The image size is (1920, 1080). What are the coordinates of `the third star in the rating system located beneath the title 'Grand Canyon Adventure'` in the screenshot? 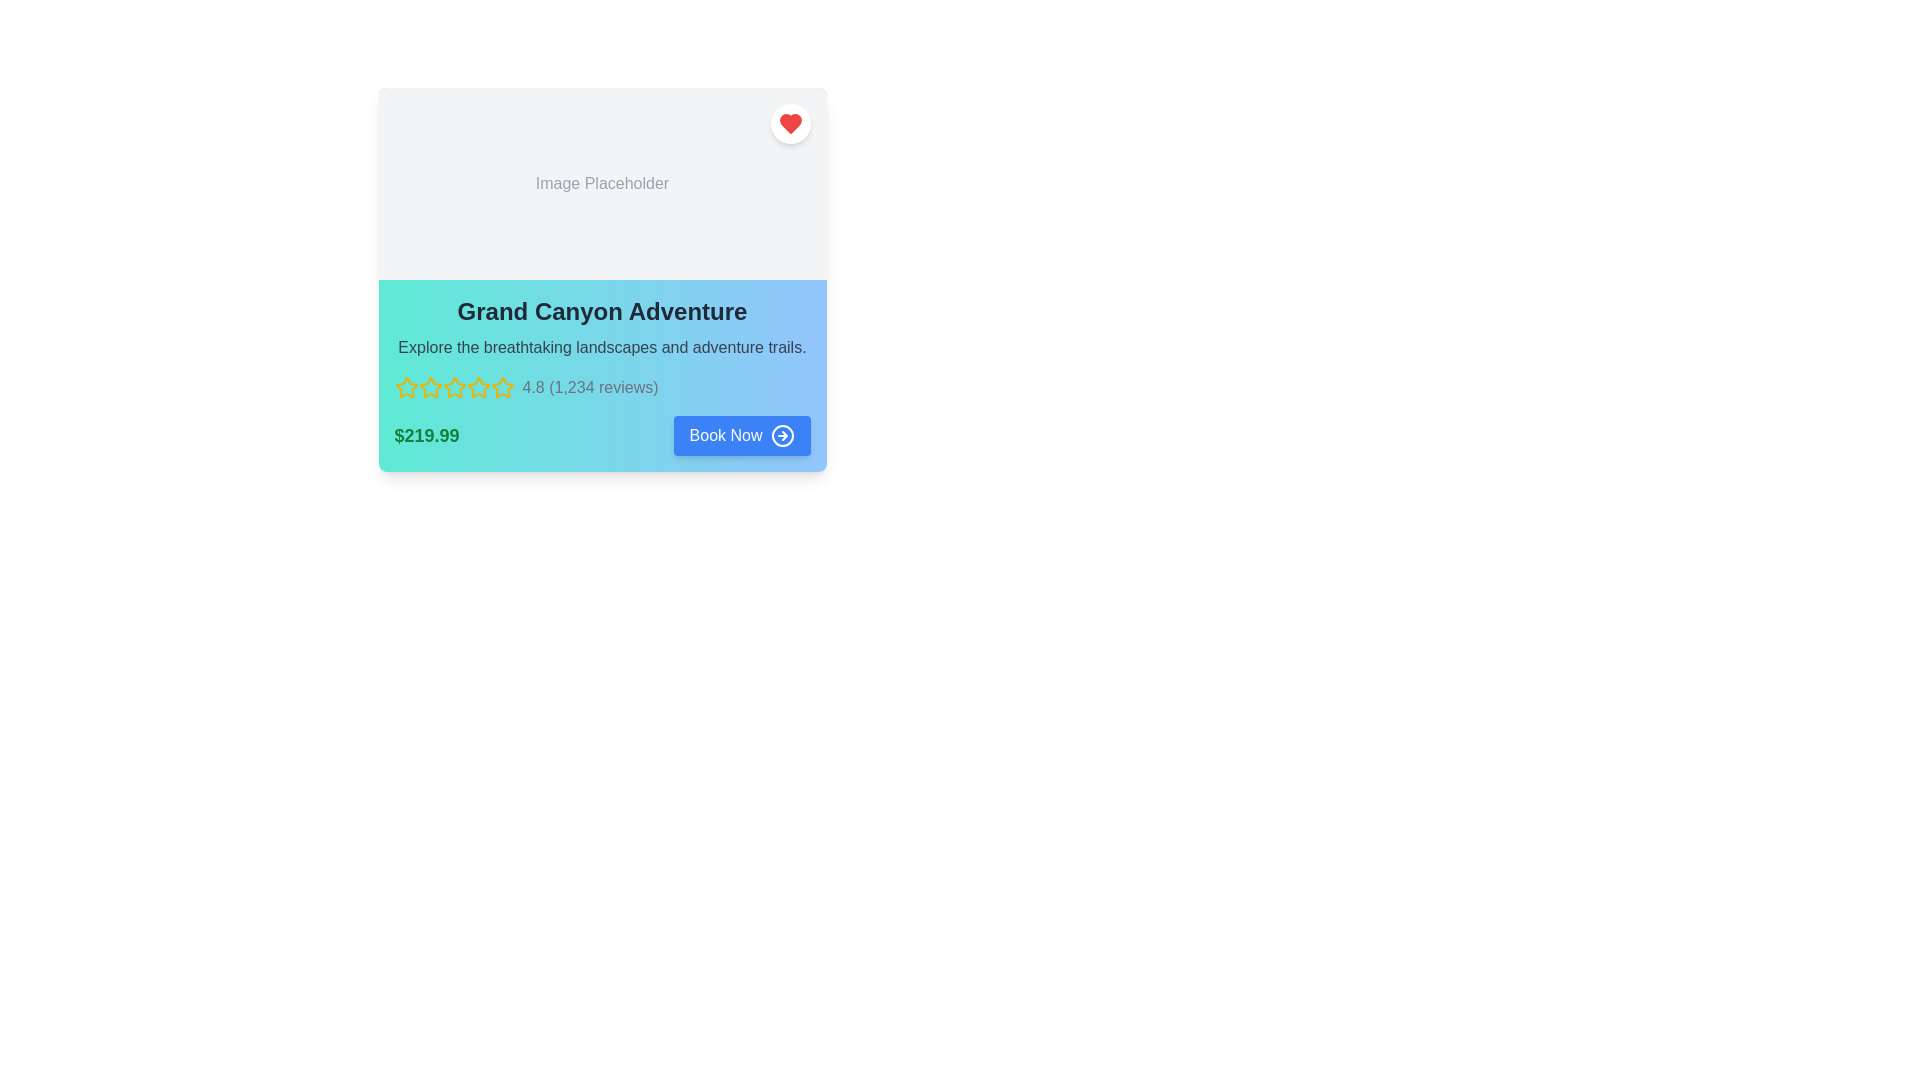 It's located at (477, 387).